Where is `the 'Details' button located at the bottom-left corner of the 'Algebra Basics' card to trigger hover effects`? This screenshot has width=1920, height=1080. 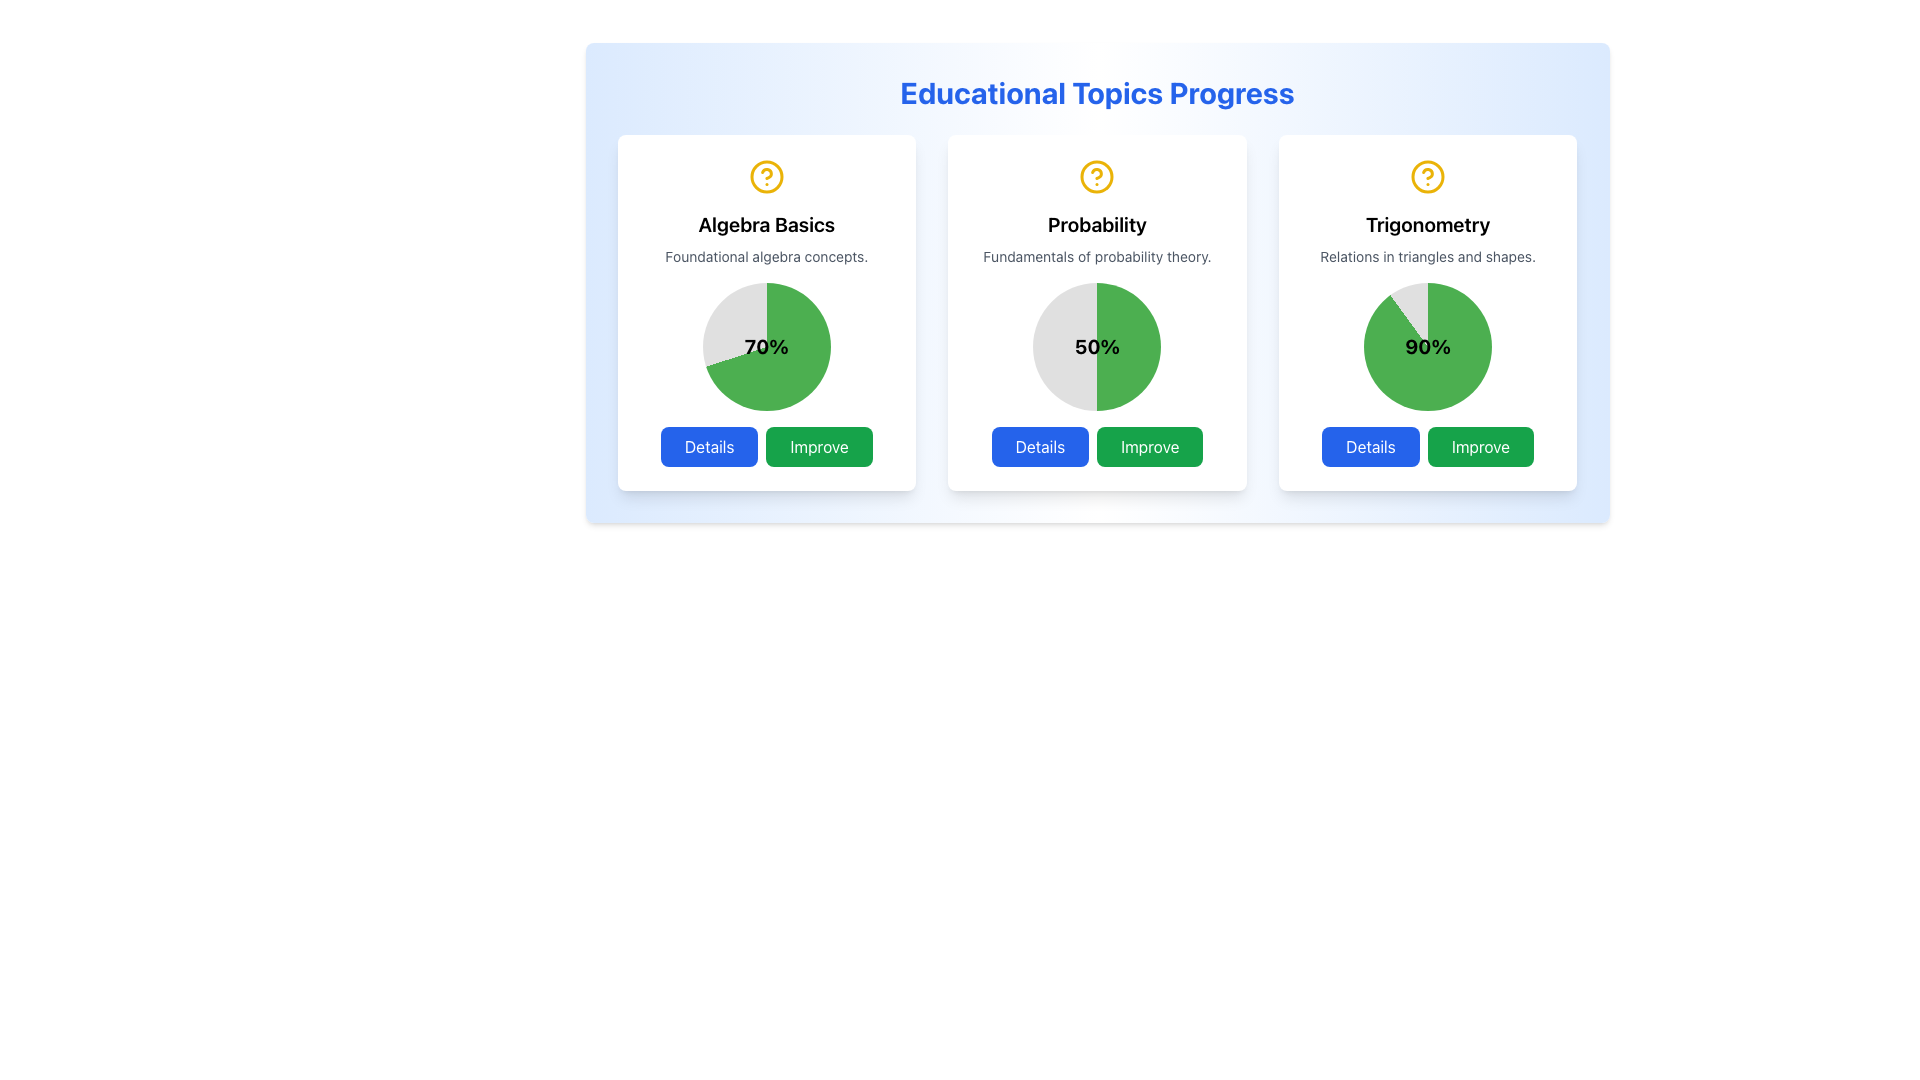 the 'Details' button located at the bottom-left corner of the 'Algebra Basics' card to trigger hover effects is located at coordinates (709, 446).